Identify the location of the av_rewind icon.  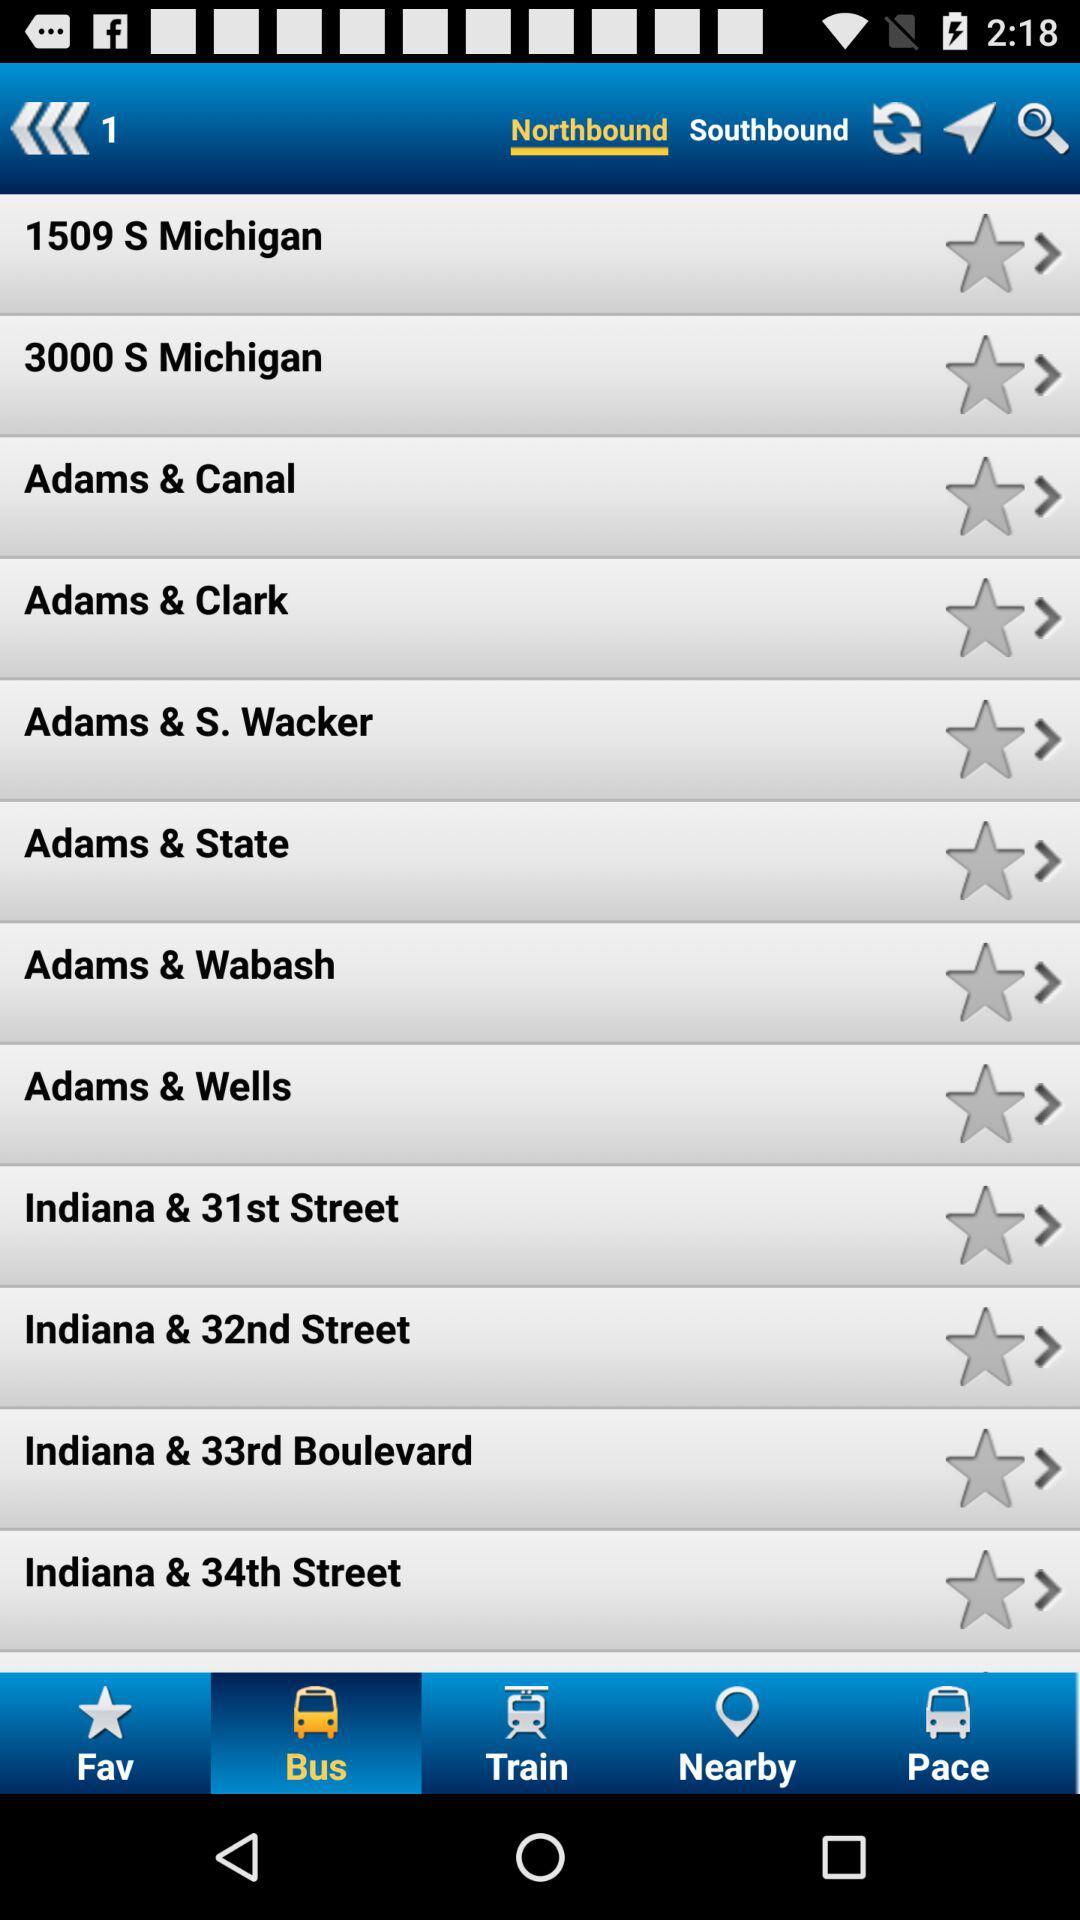
(48, 136).